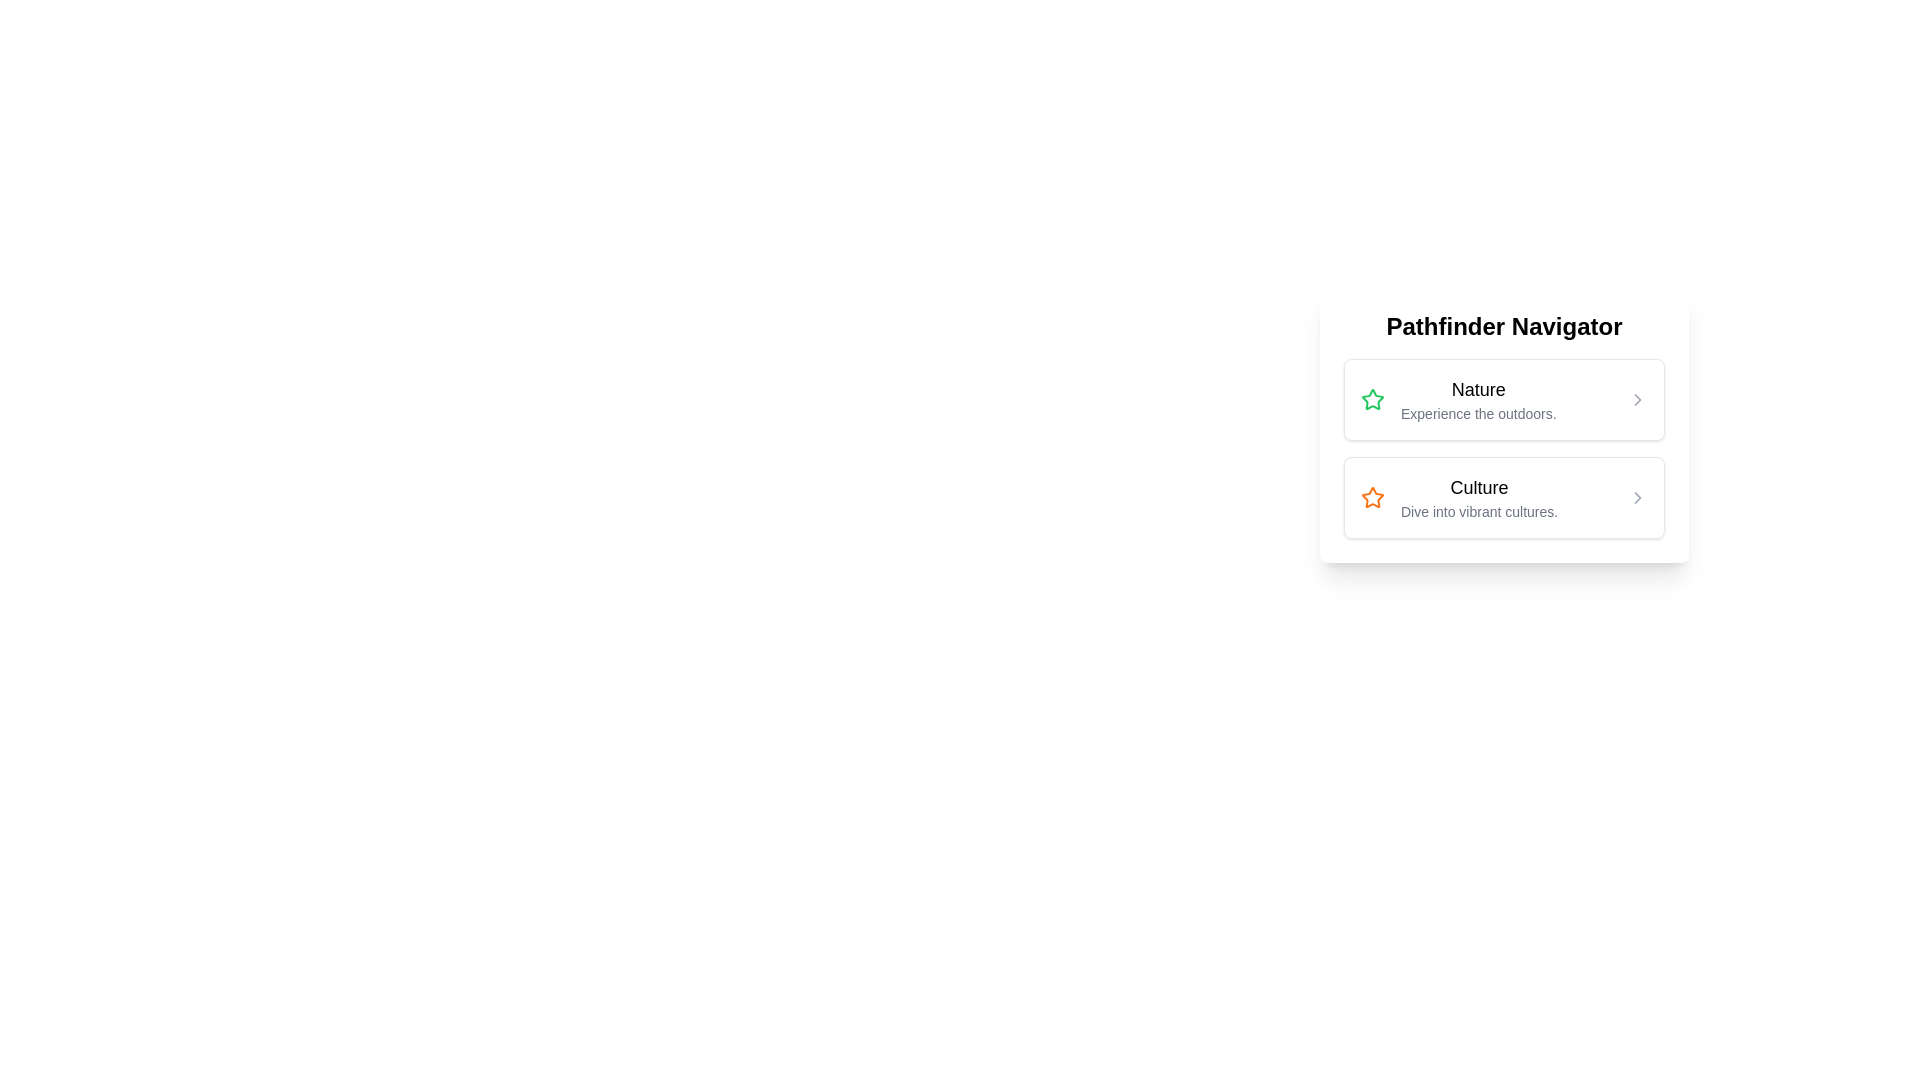 The image size is (1920, 1080). I want to click on the text label 'Nature' that provides a title and description for the first card in the 'Pathfinder Navigator' to trigger a tooltip or highlight, so click(1478, 400).